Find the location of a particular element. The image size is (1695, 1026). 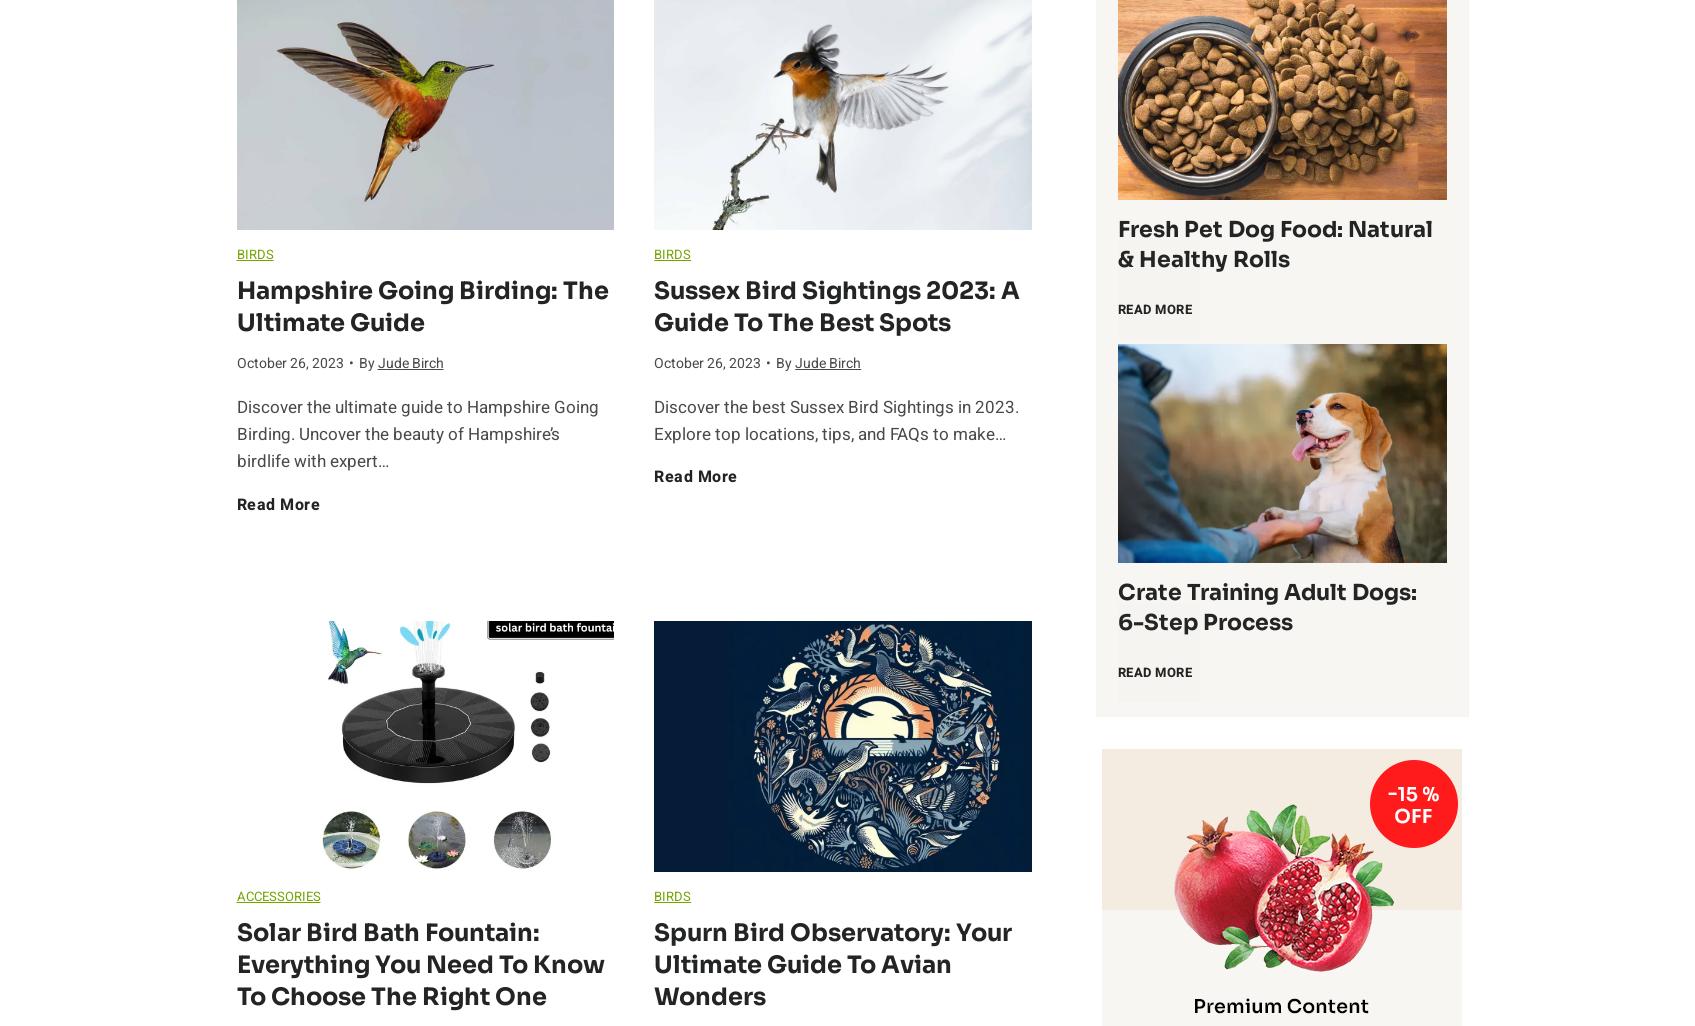

'Spurn Bird Observatory: Your Ultimate Guide to Avian Wonders' is located at coordinates (832, 964).